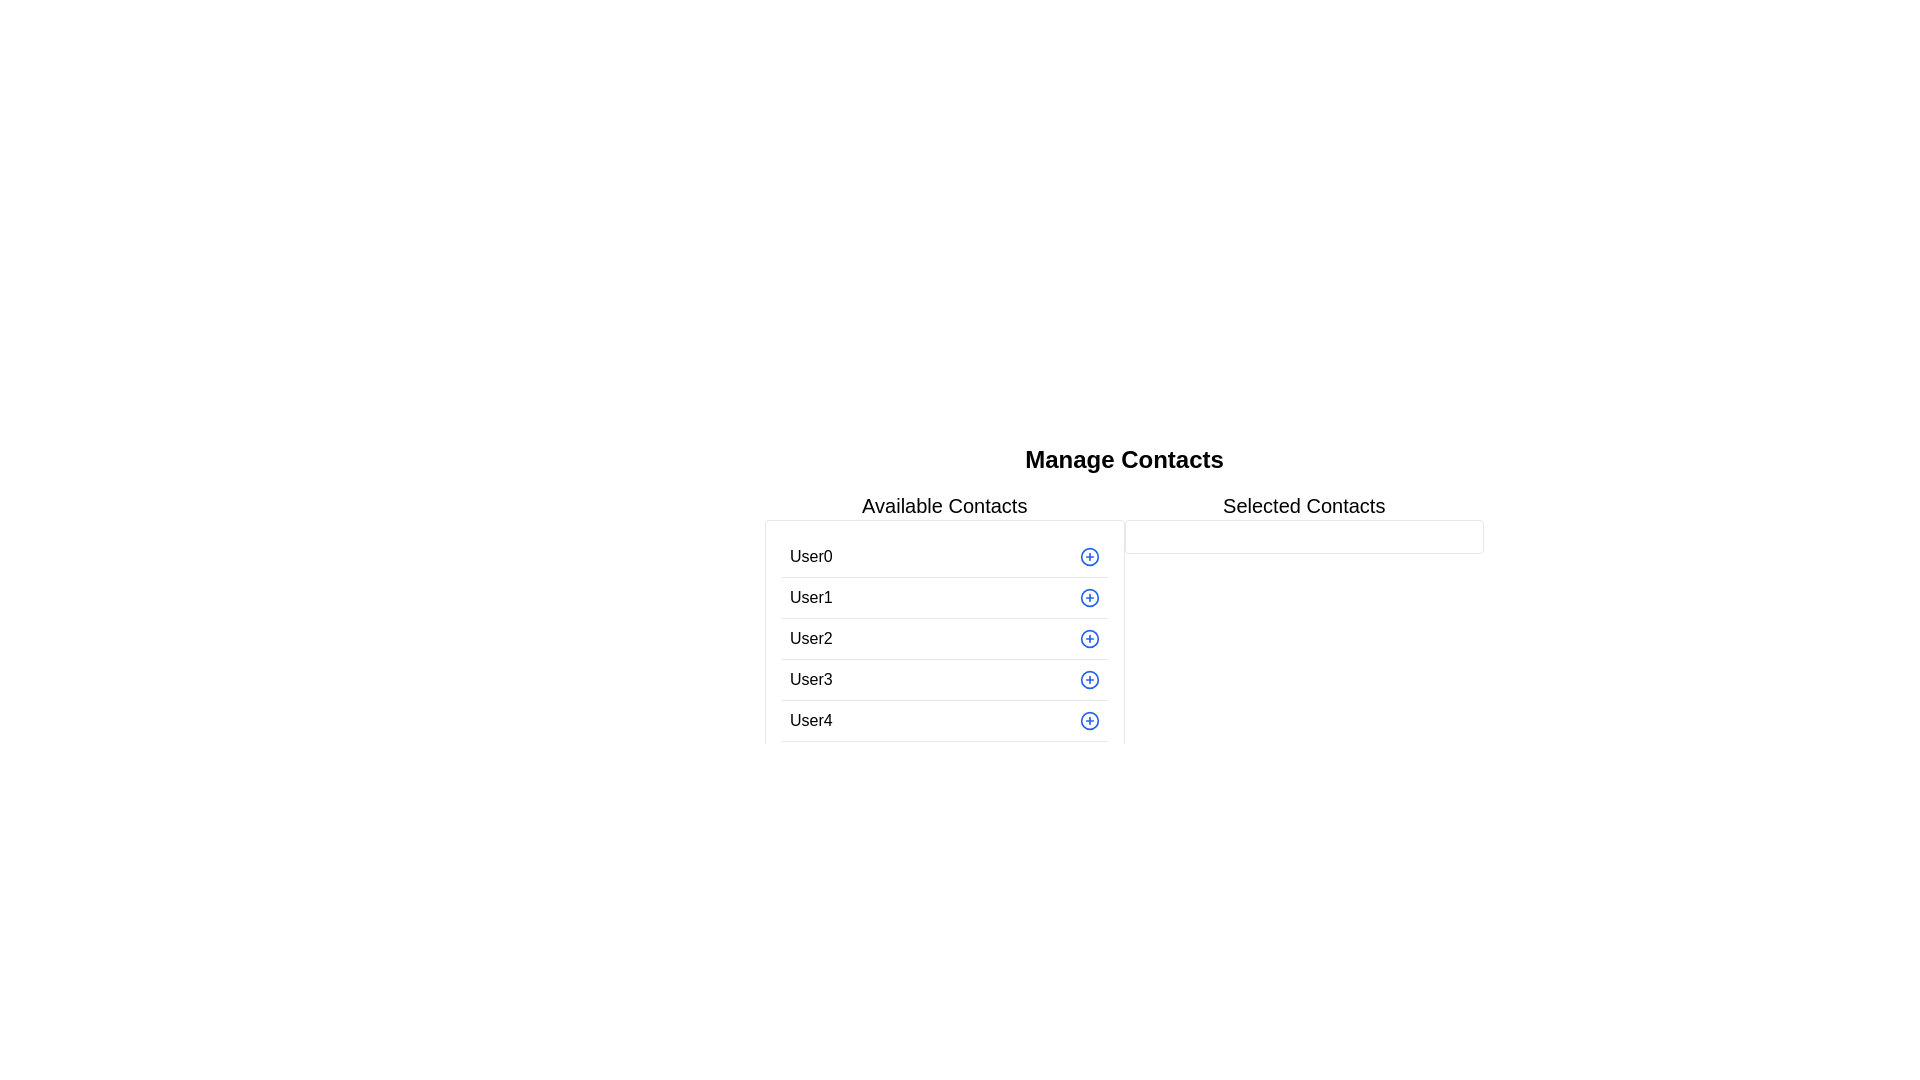 The width and height of the screenshot is (1920, 1080). I want to click on the circular button with a blue border located in the last row adjacent to 'User4', so click(1088, 721).